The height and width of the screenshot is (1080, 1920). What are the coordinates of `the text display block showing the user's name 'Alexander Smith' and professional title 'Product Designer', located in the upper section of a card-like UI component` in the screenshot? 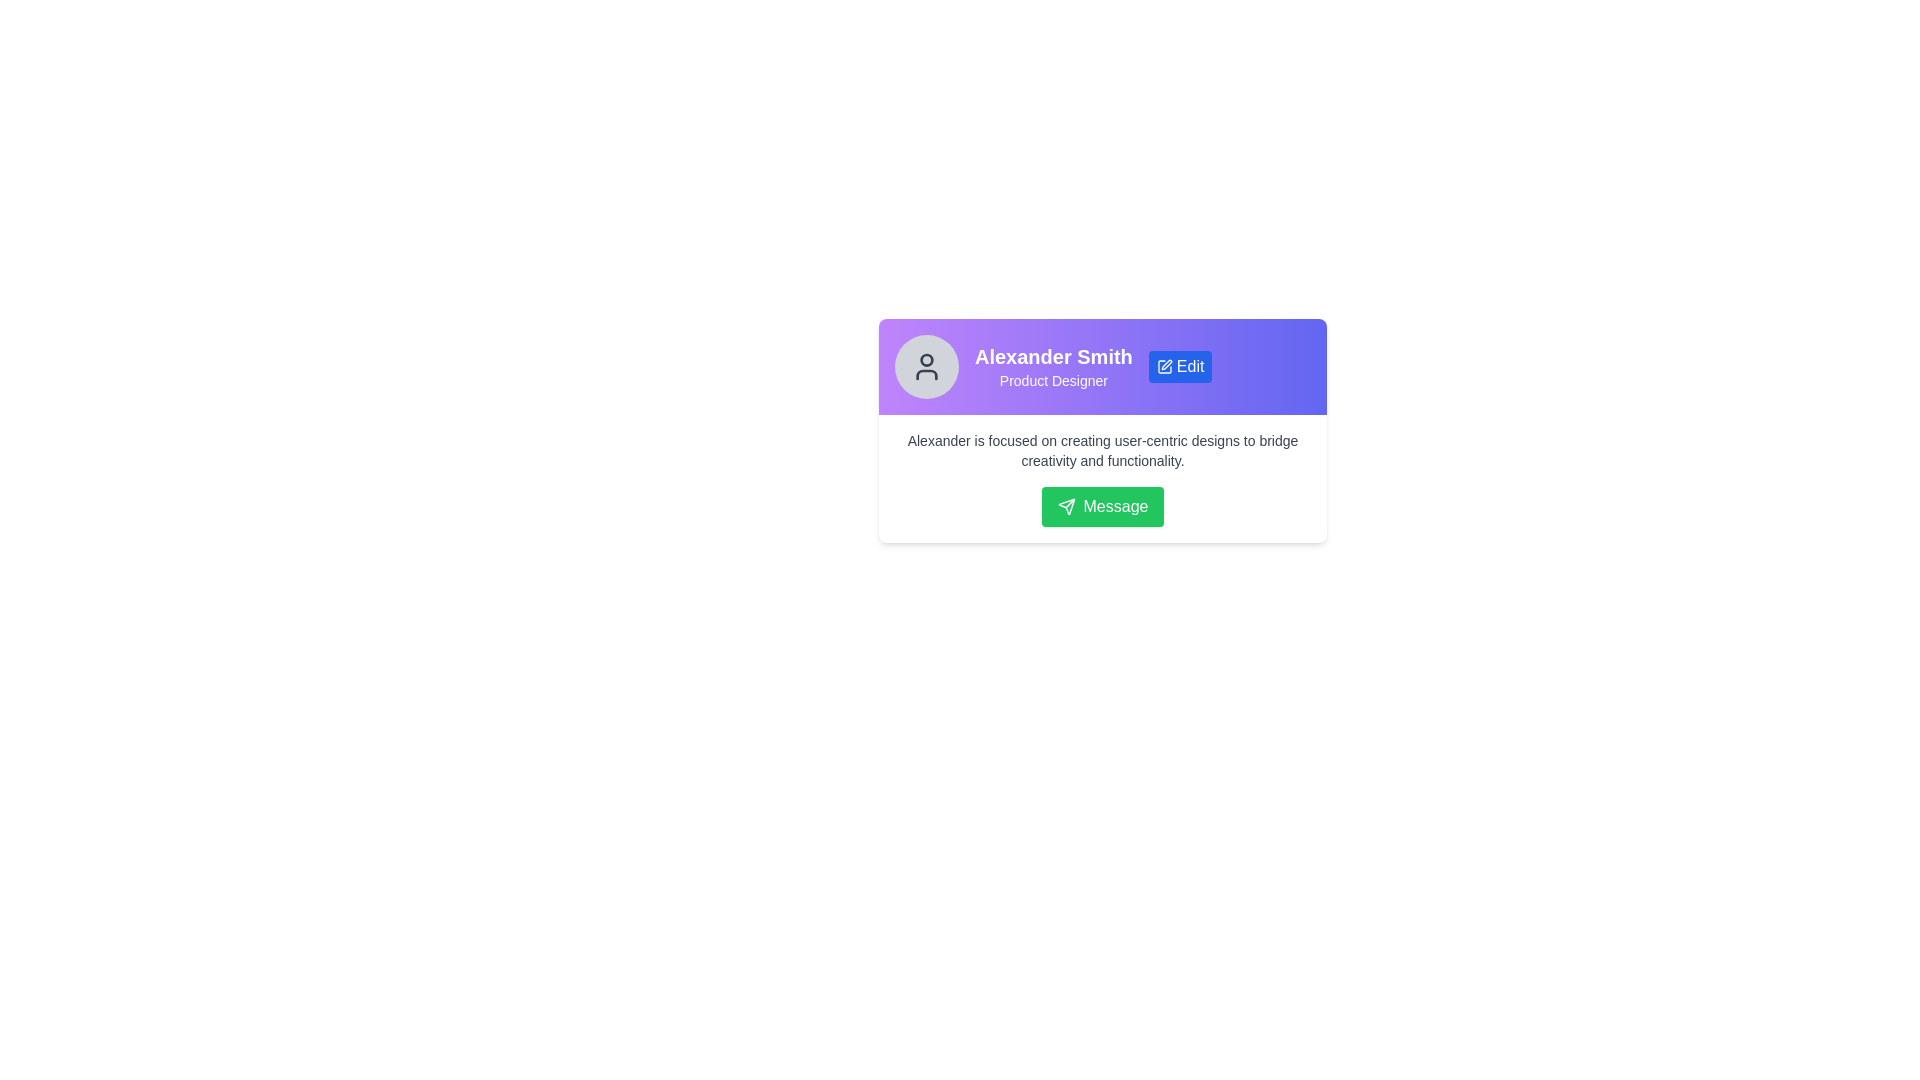 It's located at (1052, 366).